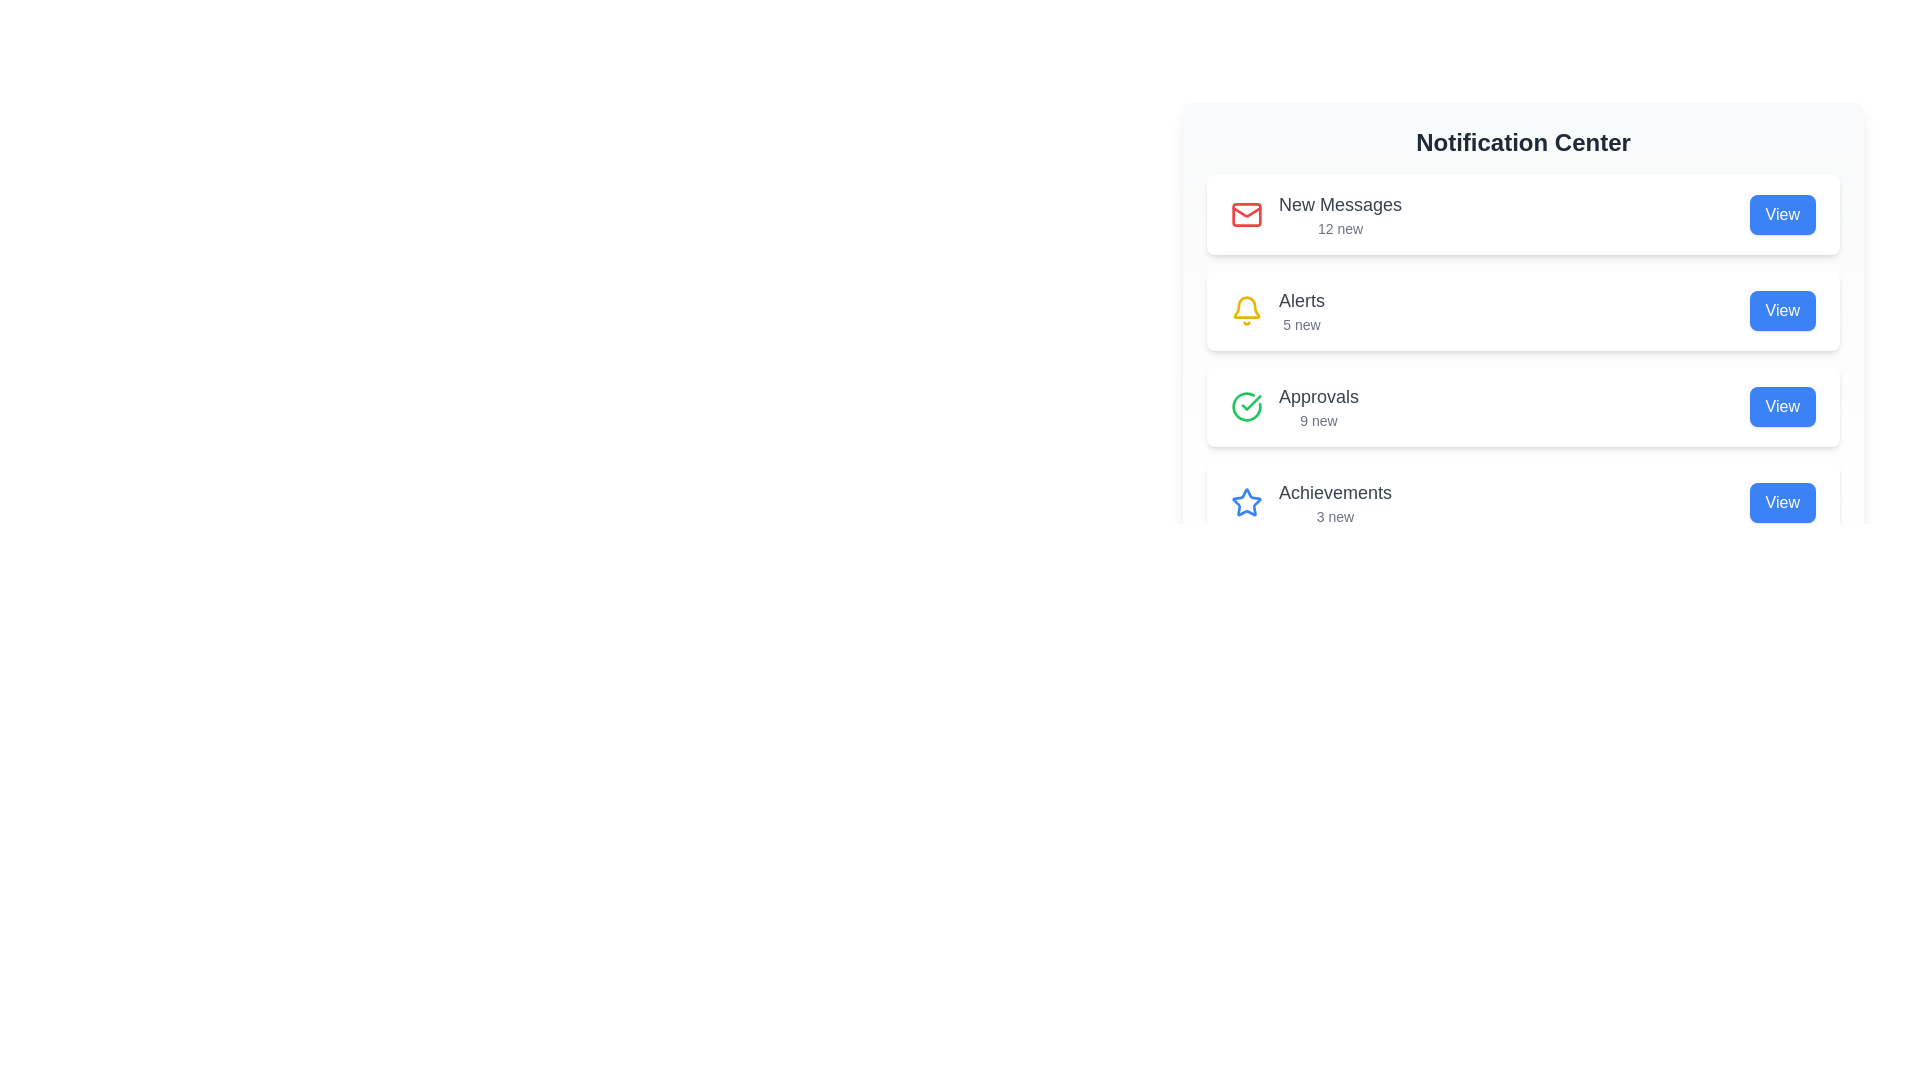 Image resolution: width=1920 pixels, height=1080 pixels. What do you see at coordinates (1522, 406) in the screenshot?
I see `the Notification item summarizing updates related to approvals with 9 new updates to emphasize the element and view additional information` at bounding box center [1522, 406].